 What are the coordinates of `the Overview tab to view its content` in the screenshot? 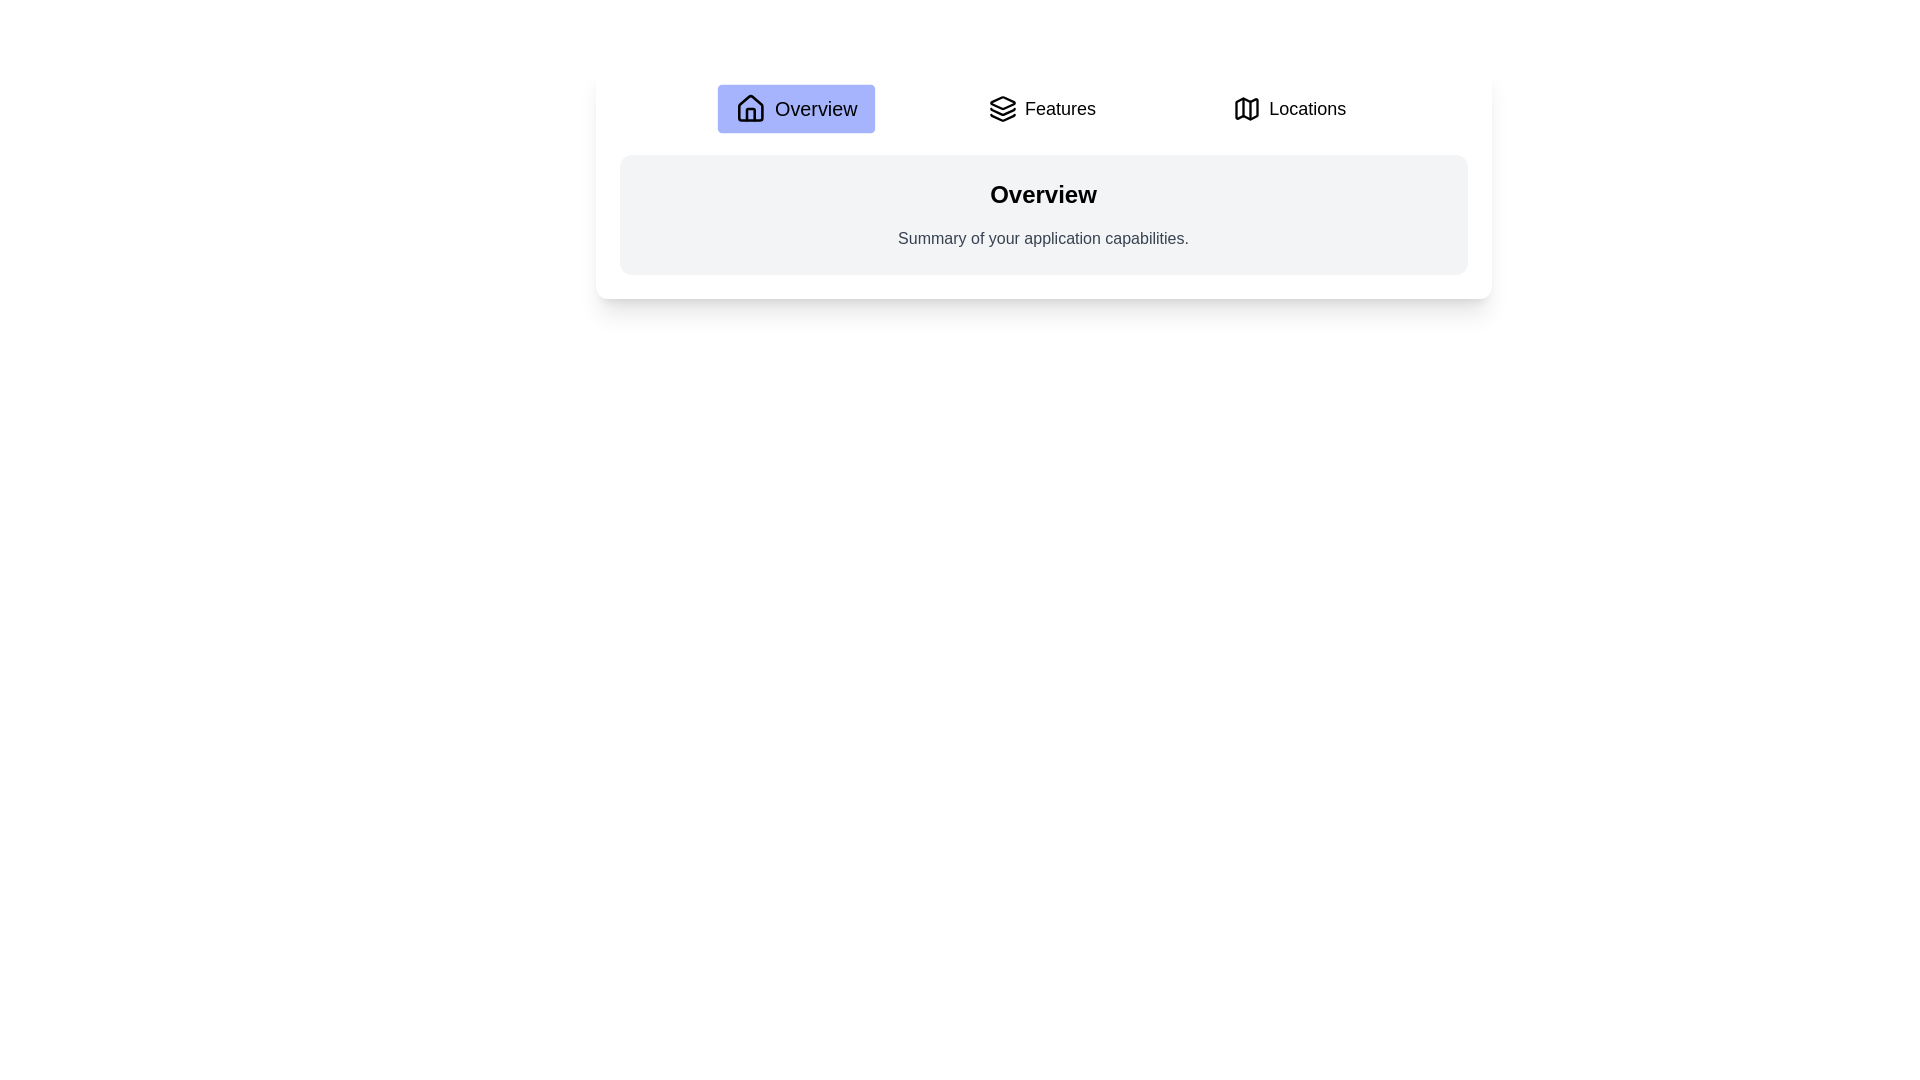 It's located at (795, 108).